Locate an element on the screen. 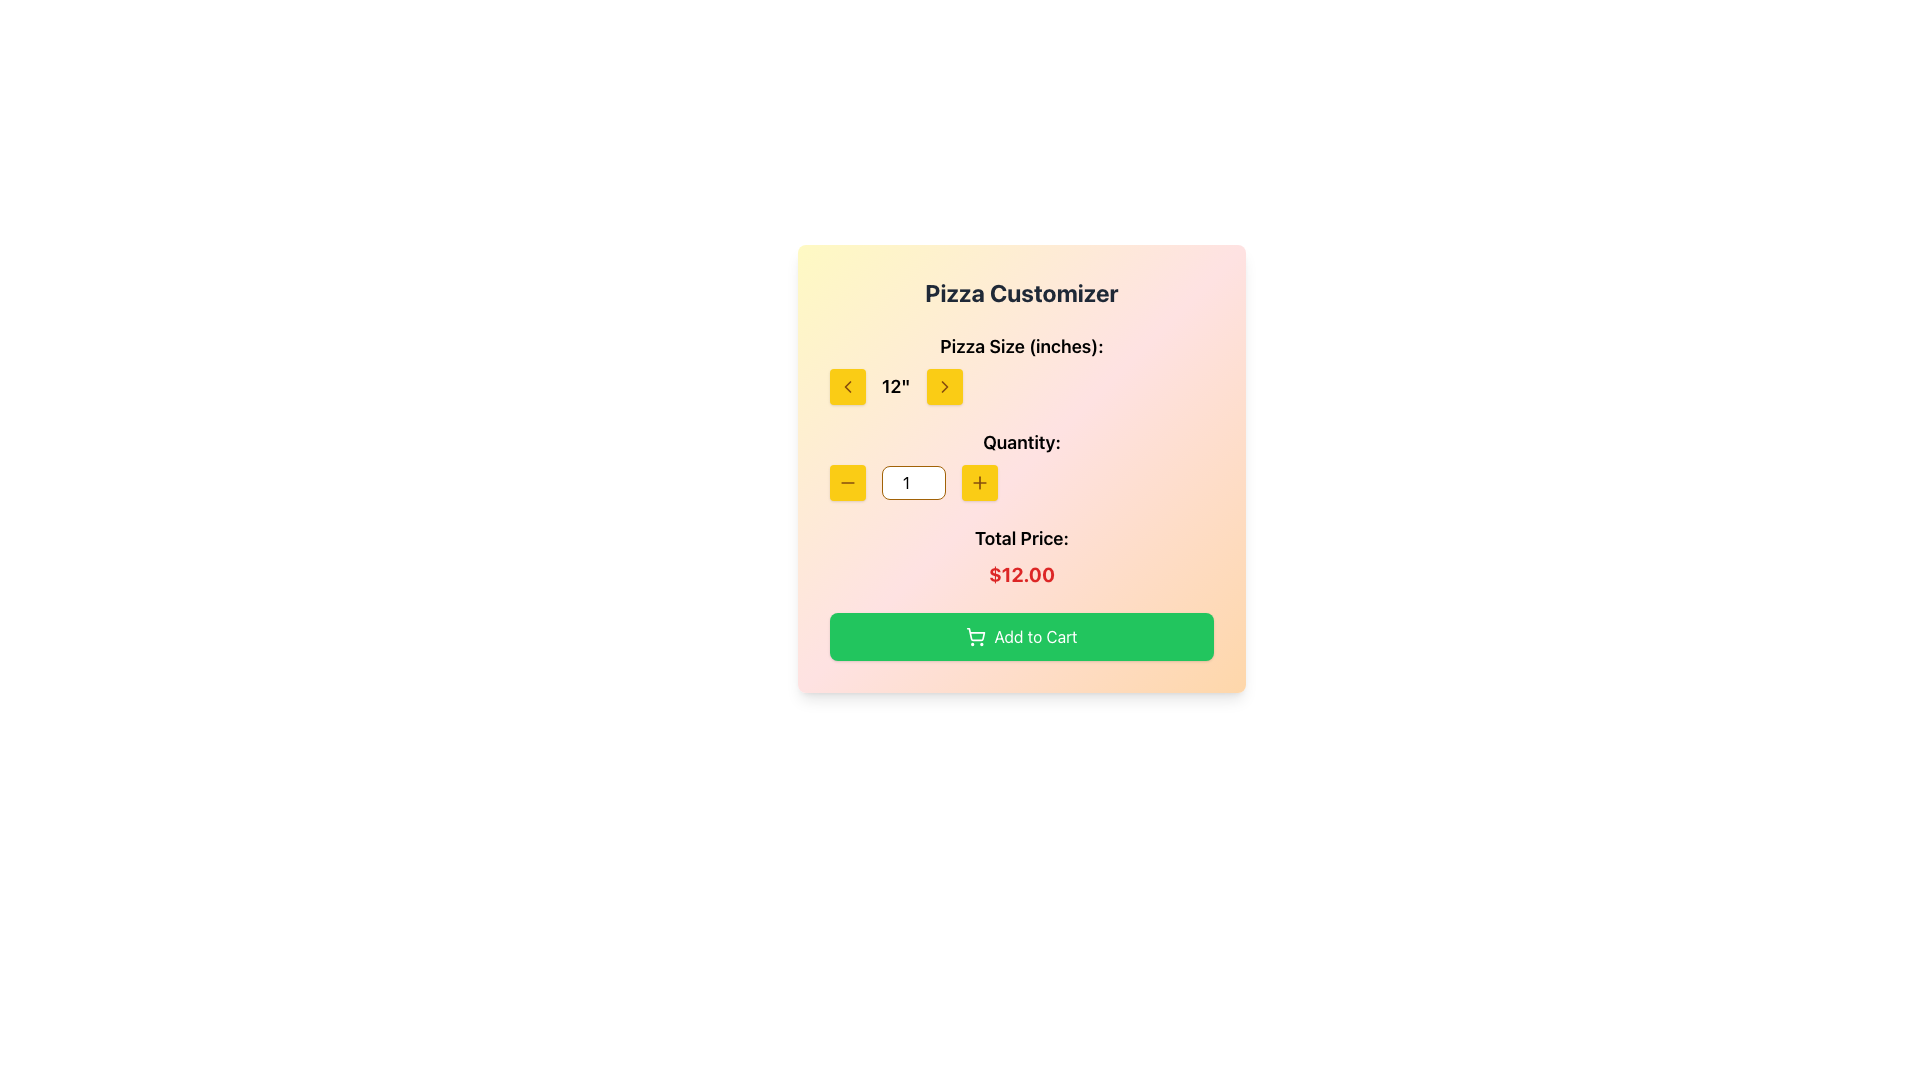 This screenshot has height=1080, width=1920. the label text element that reads 'Total Price:', which is styled in bold and larger size, located above the red price value '$12.00' is located at coordinates (1022, 538).